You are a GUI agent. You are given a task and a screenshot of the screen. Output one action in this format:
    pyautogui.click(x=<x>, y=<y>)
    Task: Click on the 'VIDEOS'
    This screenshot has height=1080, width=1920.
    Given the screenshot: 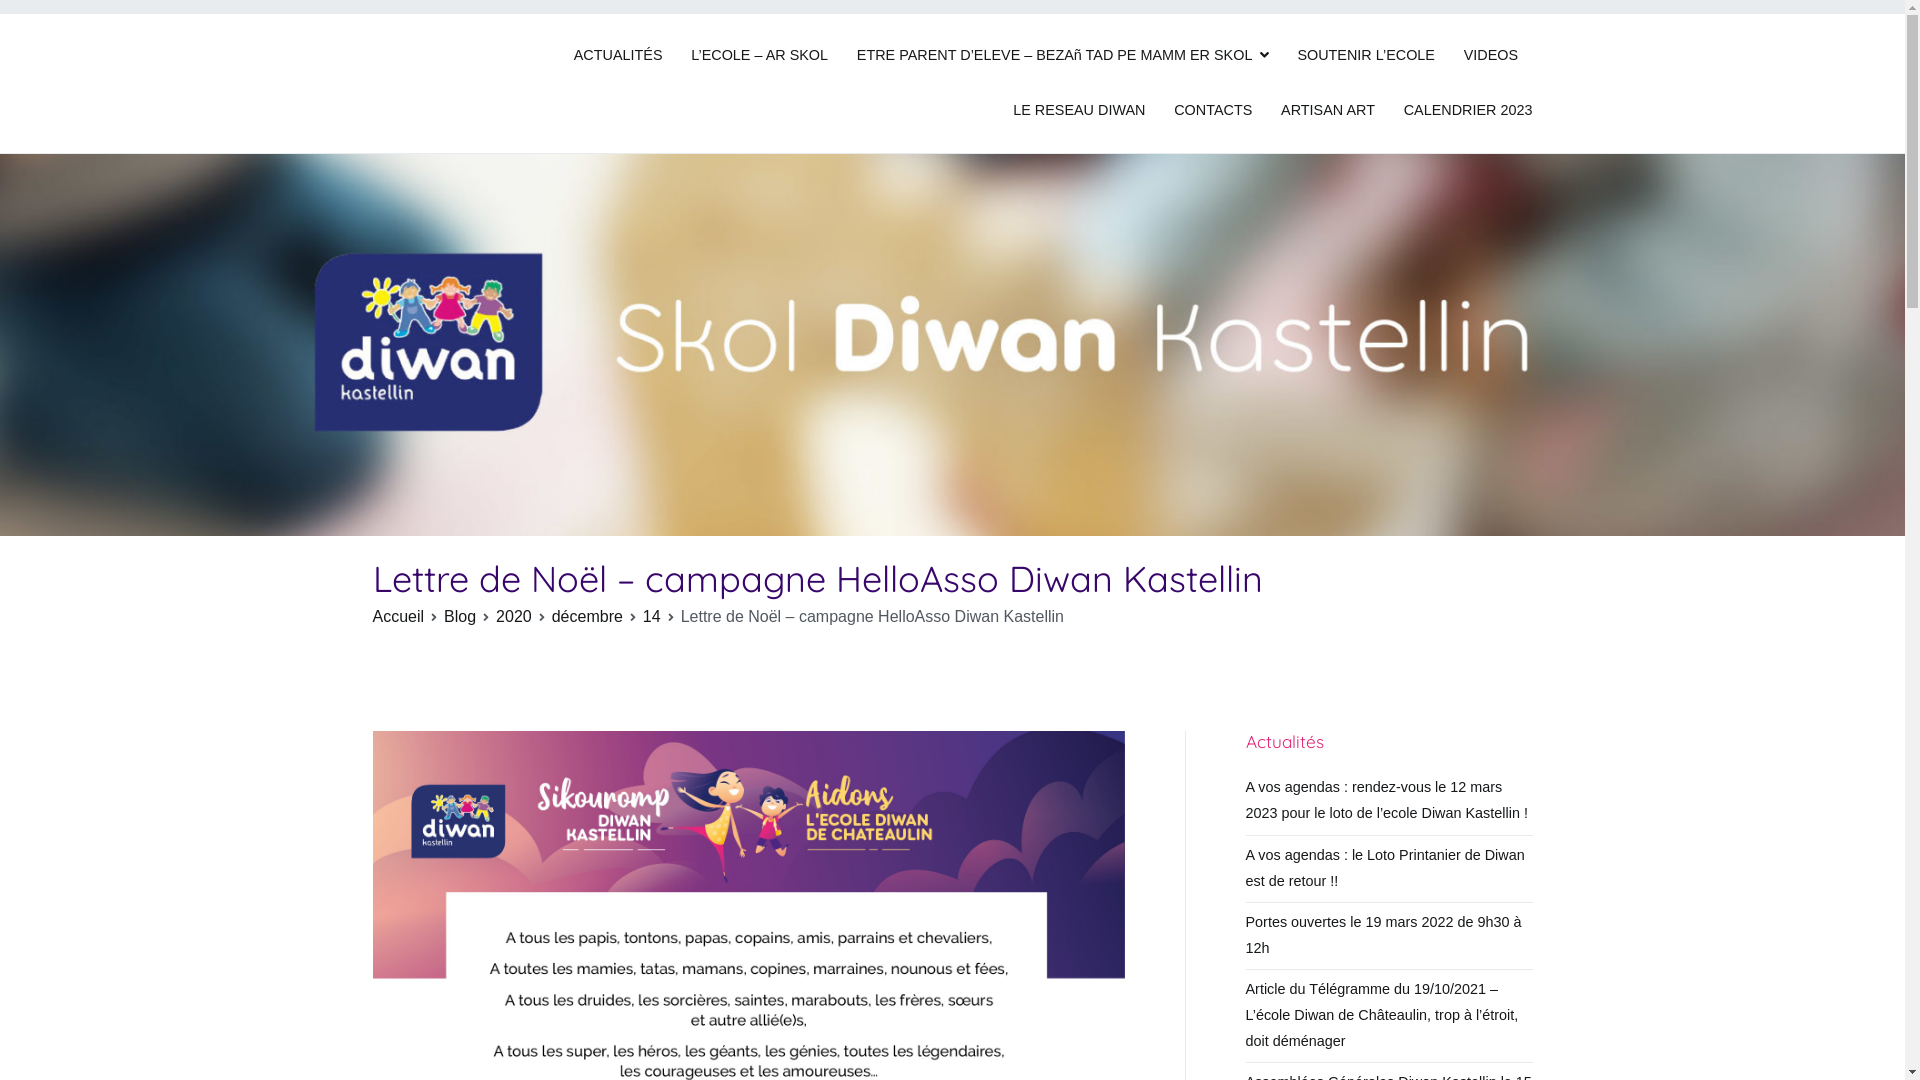 What is the action you would take?
    pyautogui.click(x=1464, y=55)
    